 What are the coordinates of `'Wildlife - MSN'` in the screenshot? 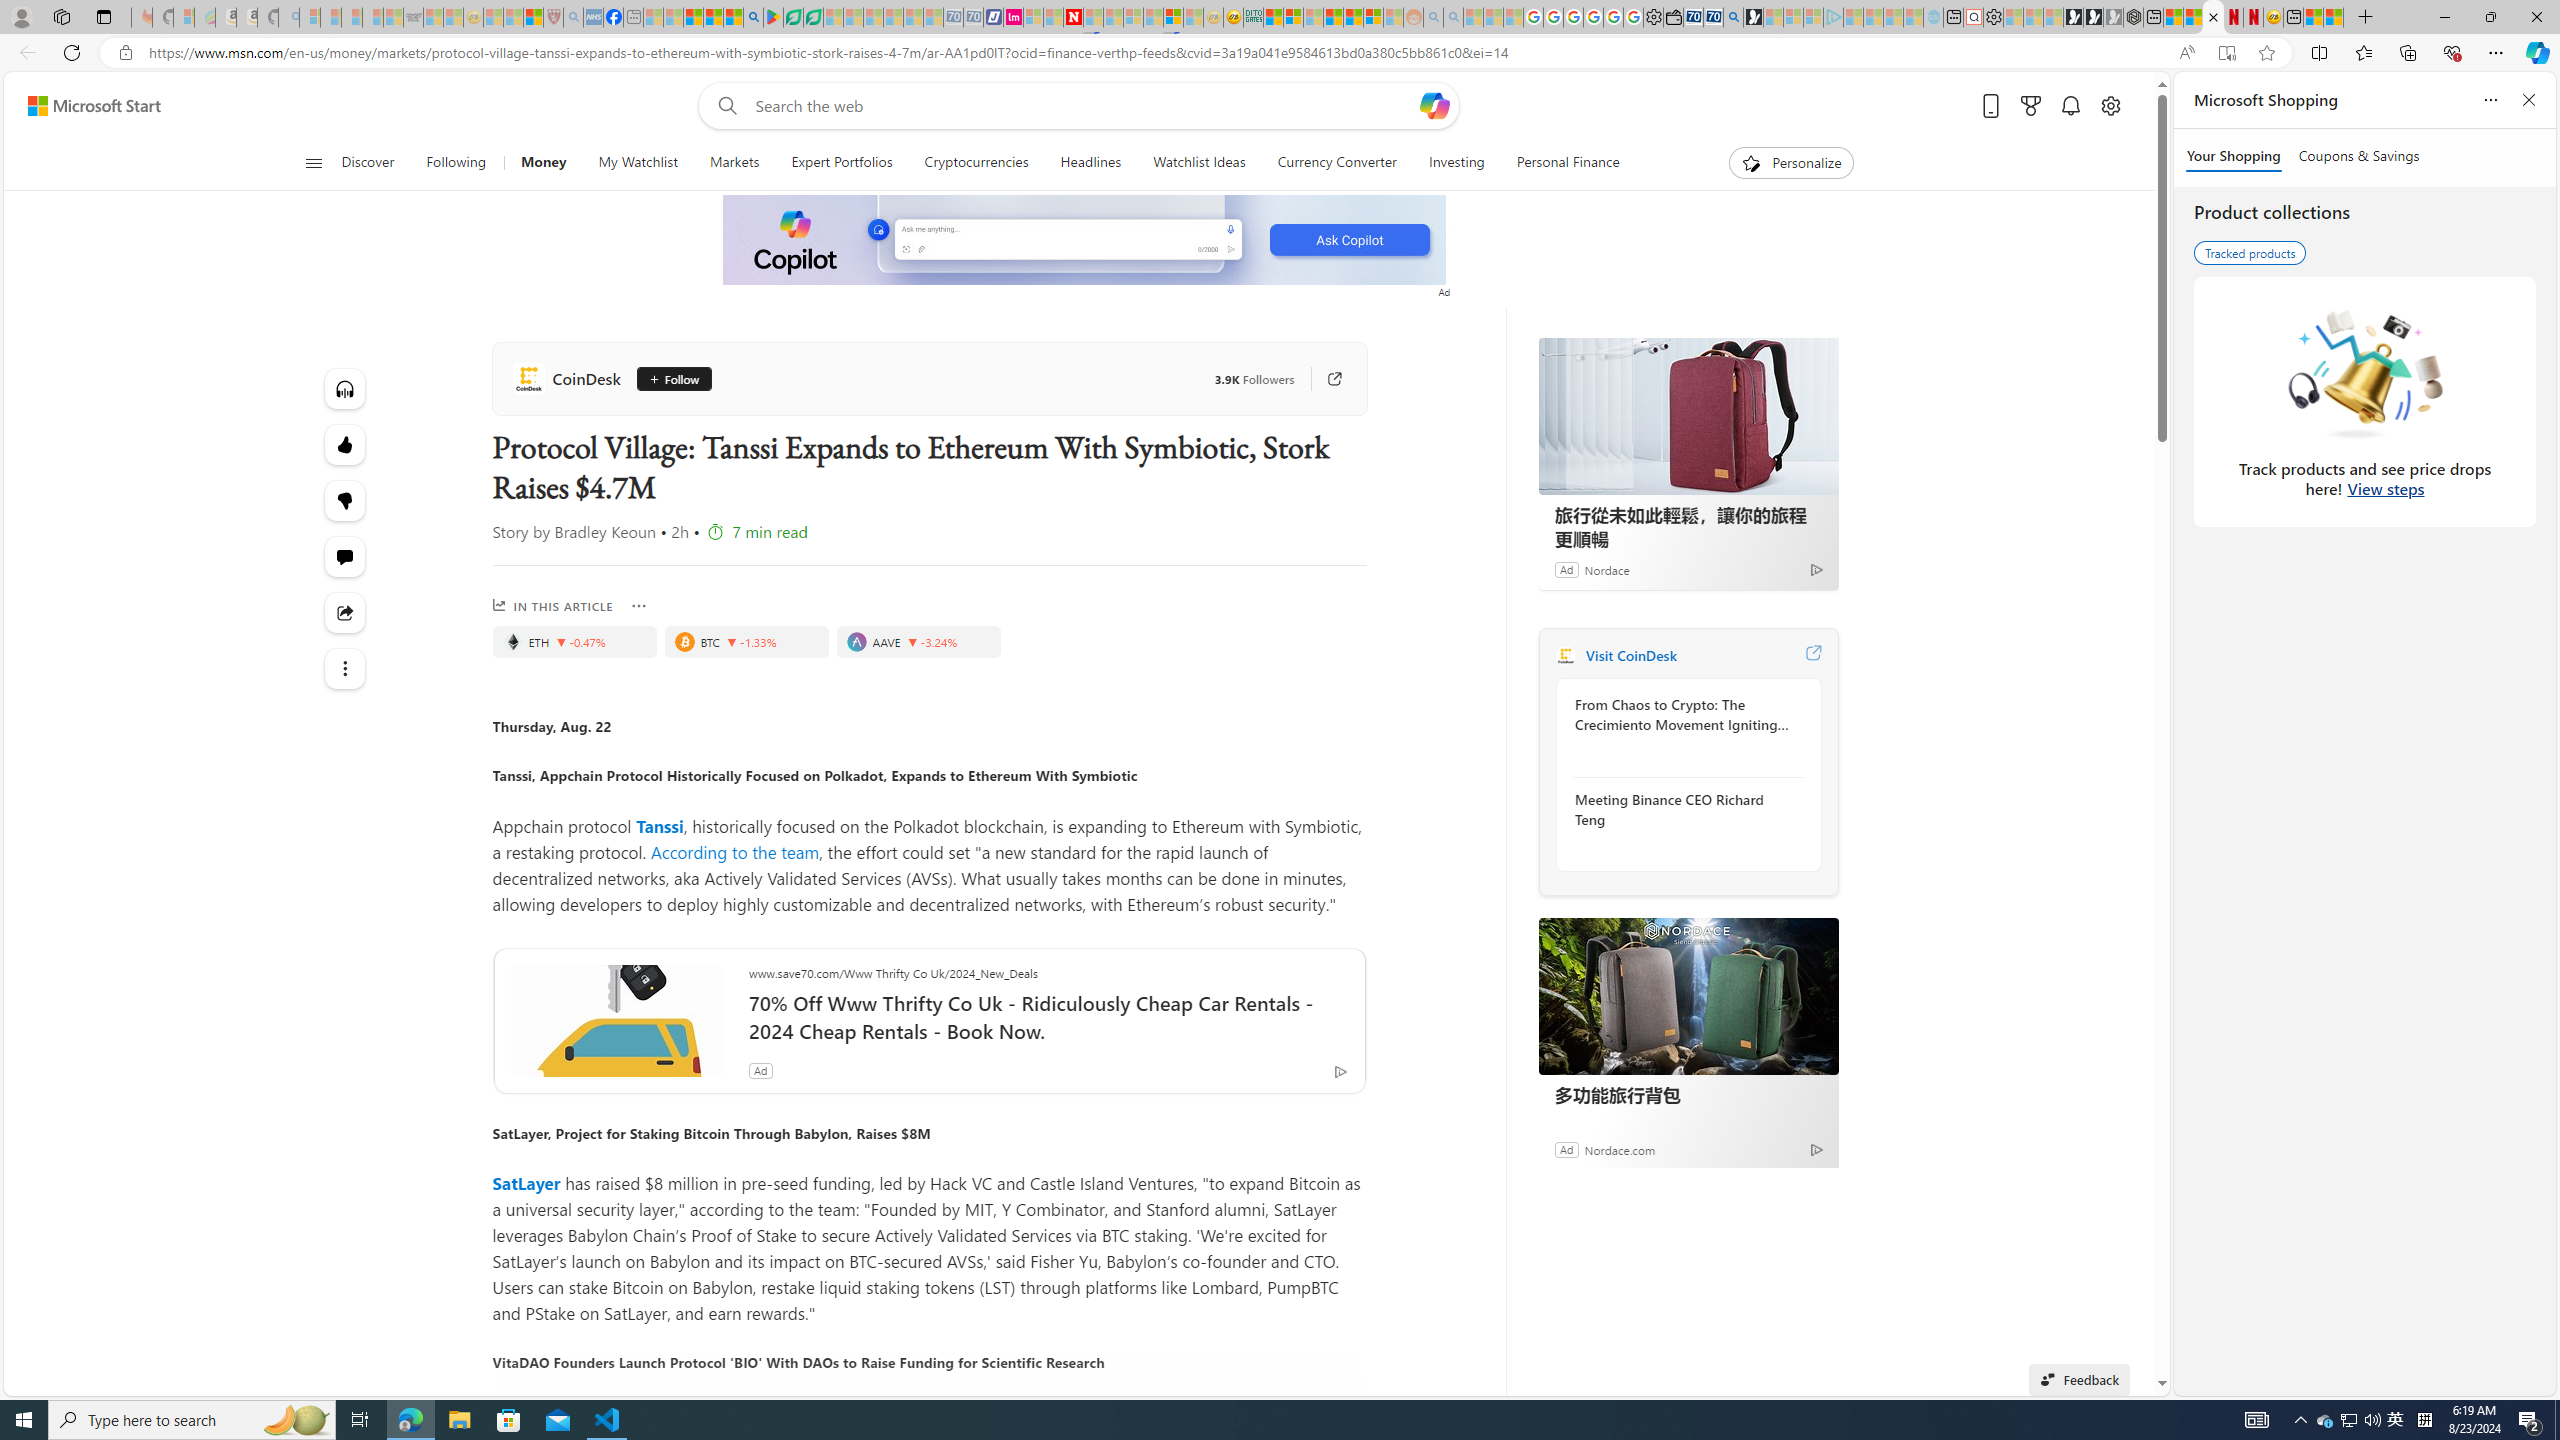 It's located at (2311, 16).